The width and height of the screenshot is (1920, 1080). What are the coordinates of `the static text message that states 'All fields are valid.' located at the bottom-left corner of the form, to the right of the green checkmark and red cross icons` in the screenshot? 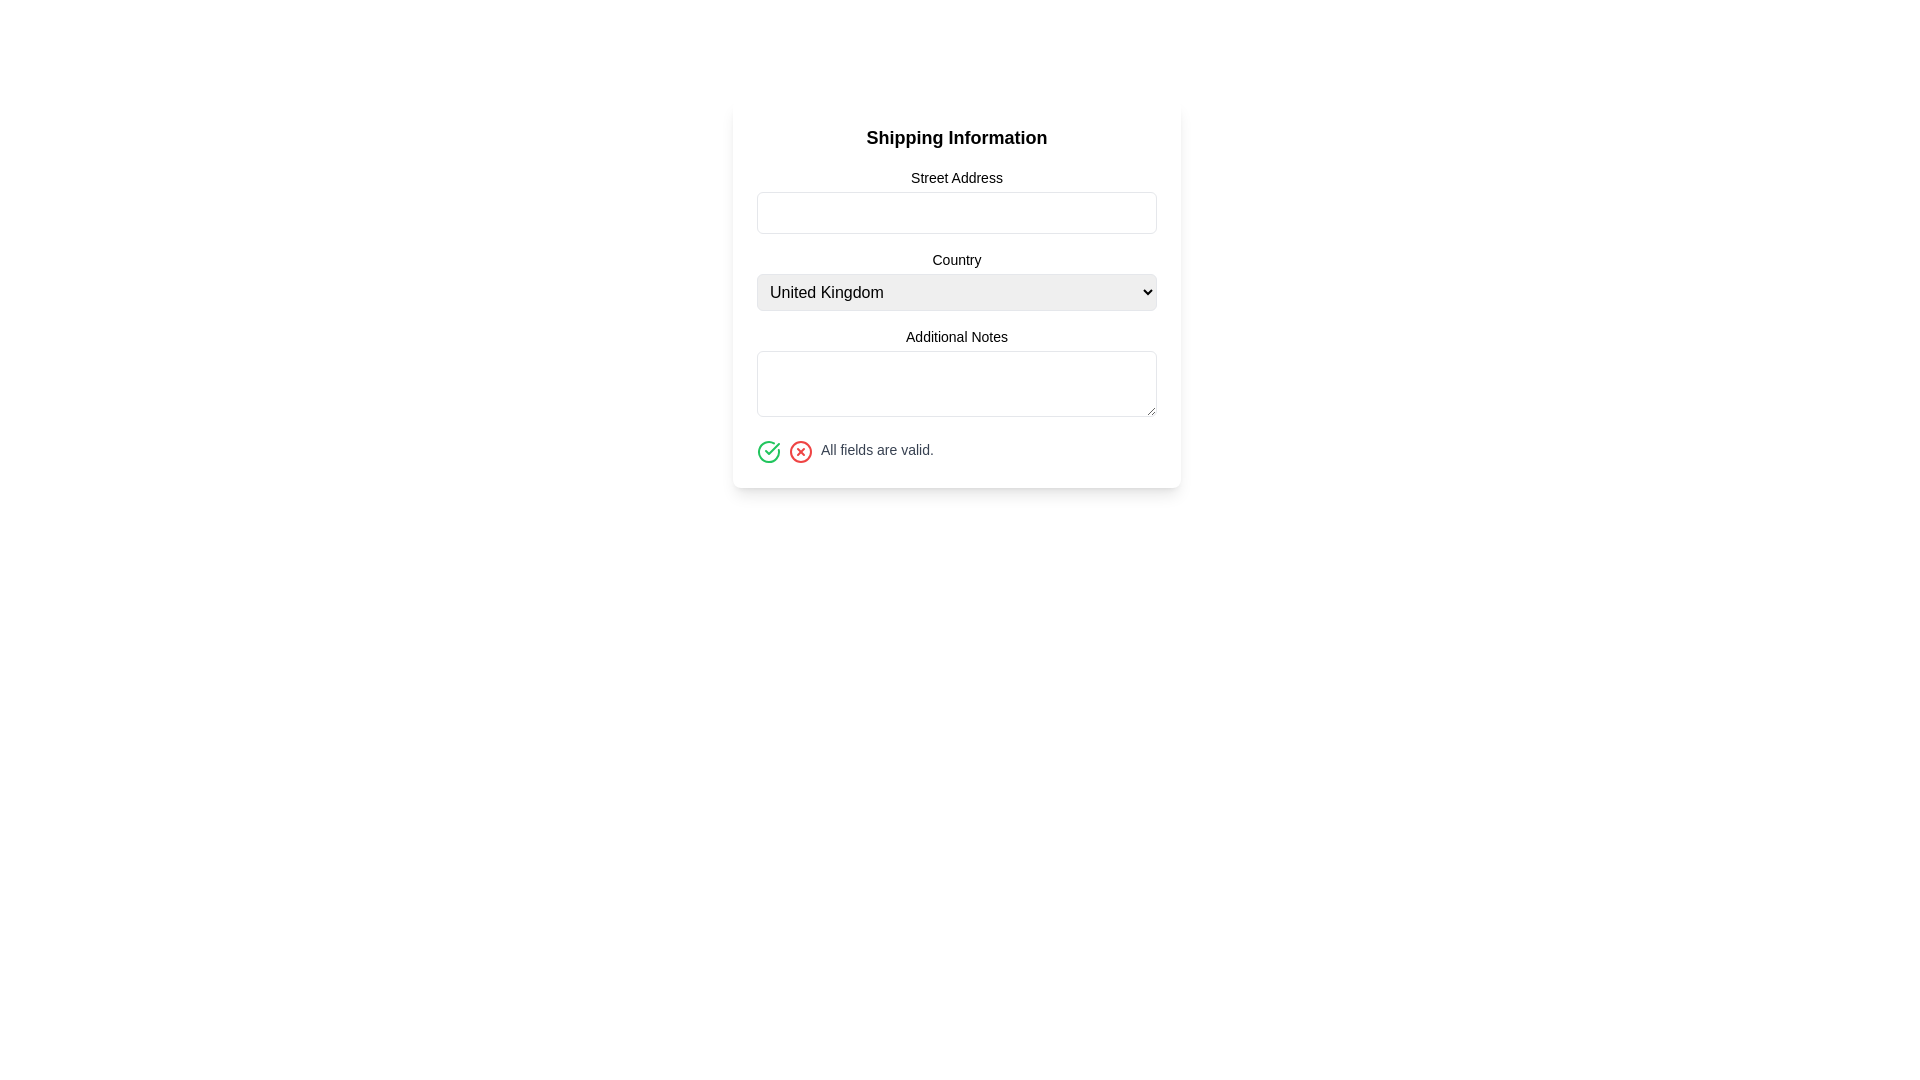 It's located at (877, 450).